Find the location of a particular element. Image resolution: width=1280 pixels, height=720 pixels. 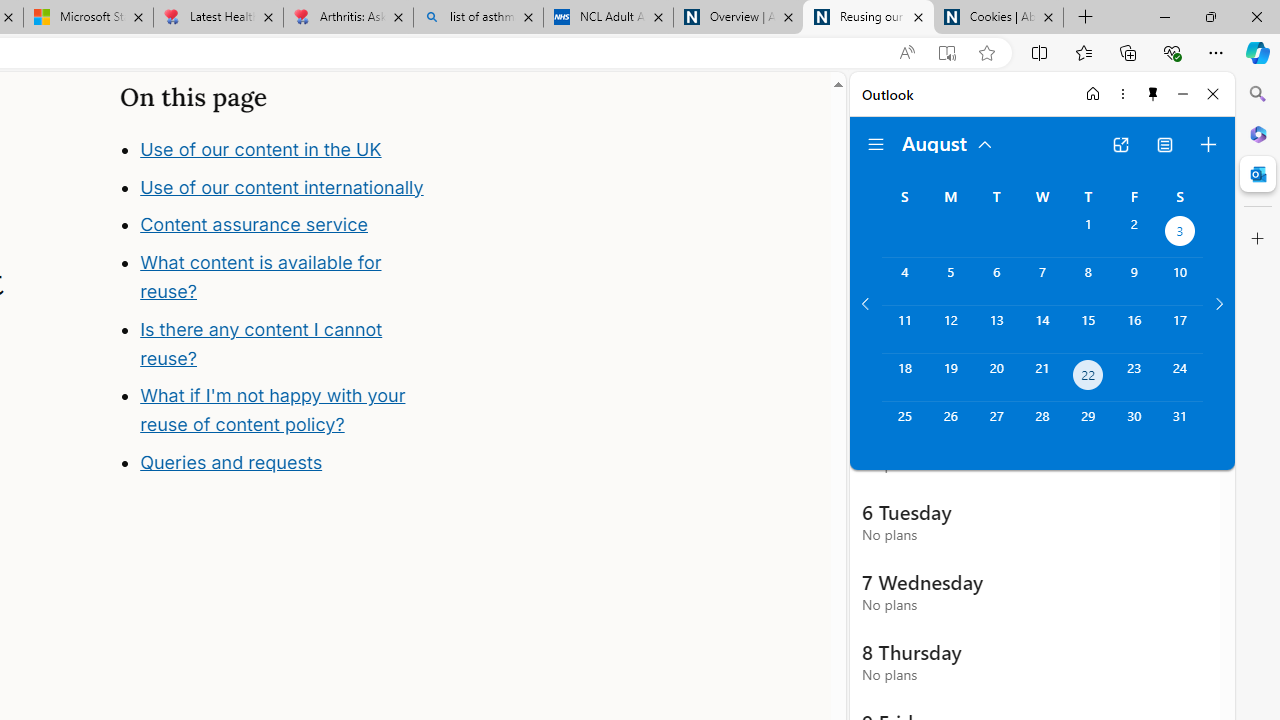

'Sunday, August 25, 2024. ' is located at coordinates (903, 424).